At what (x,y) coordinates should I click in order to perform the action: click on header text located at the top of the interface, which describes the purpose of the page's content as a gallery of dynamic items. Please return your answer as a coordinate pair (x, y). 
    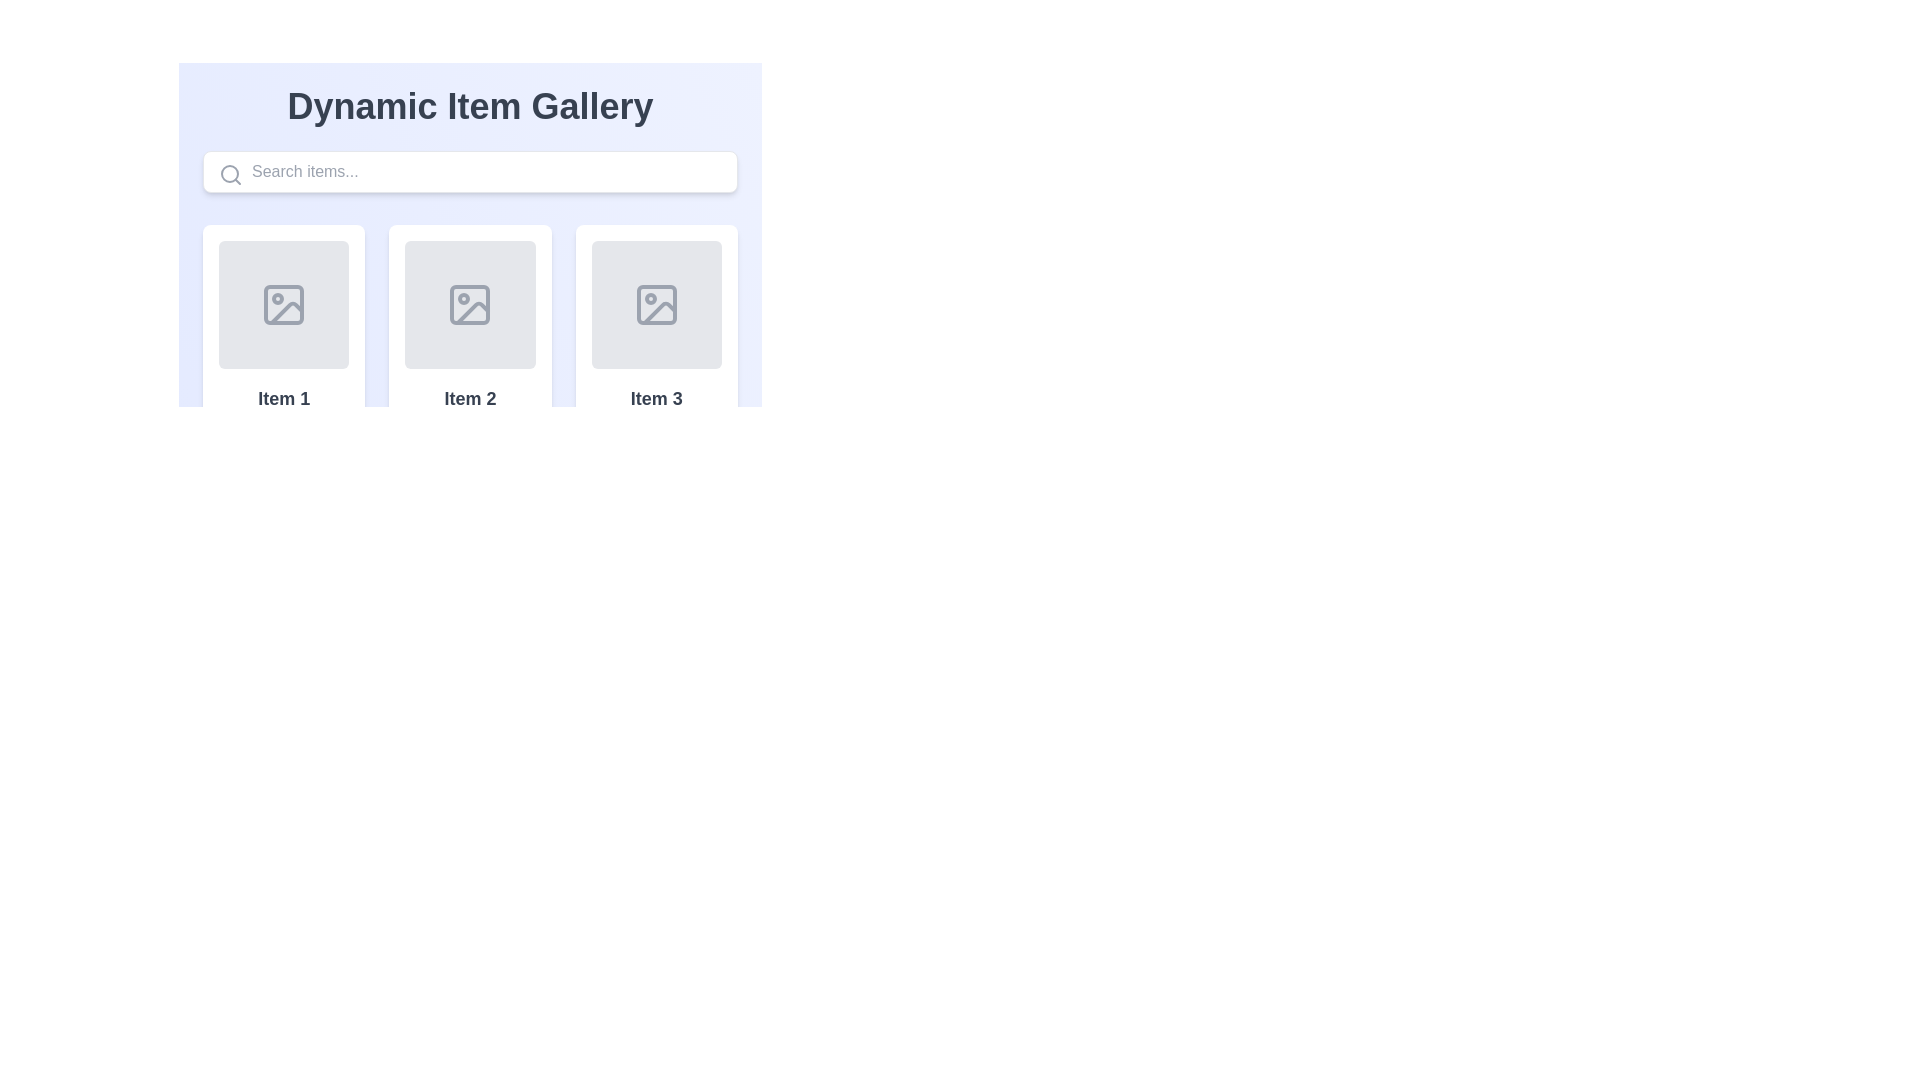
    Looking at the image, I should click on (469, 107).